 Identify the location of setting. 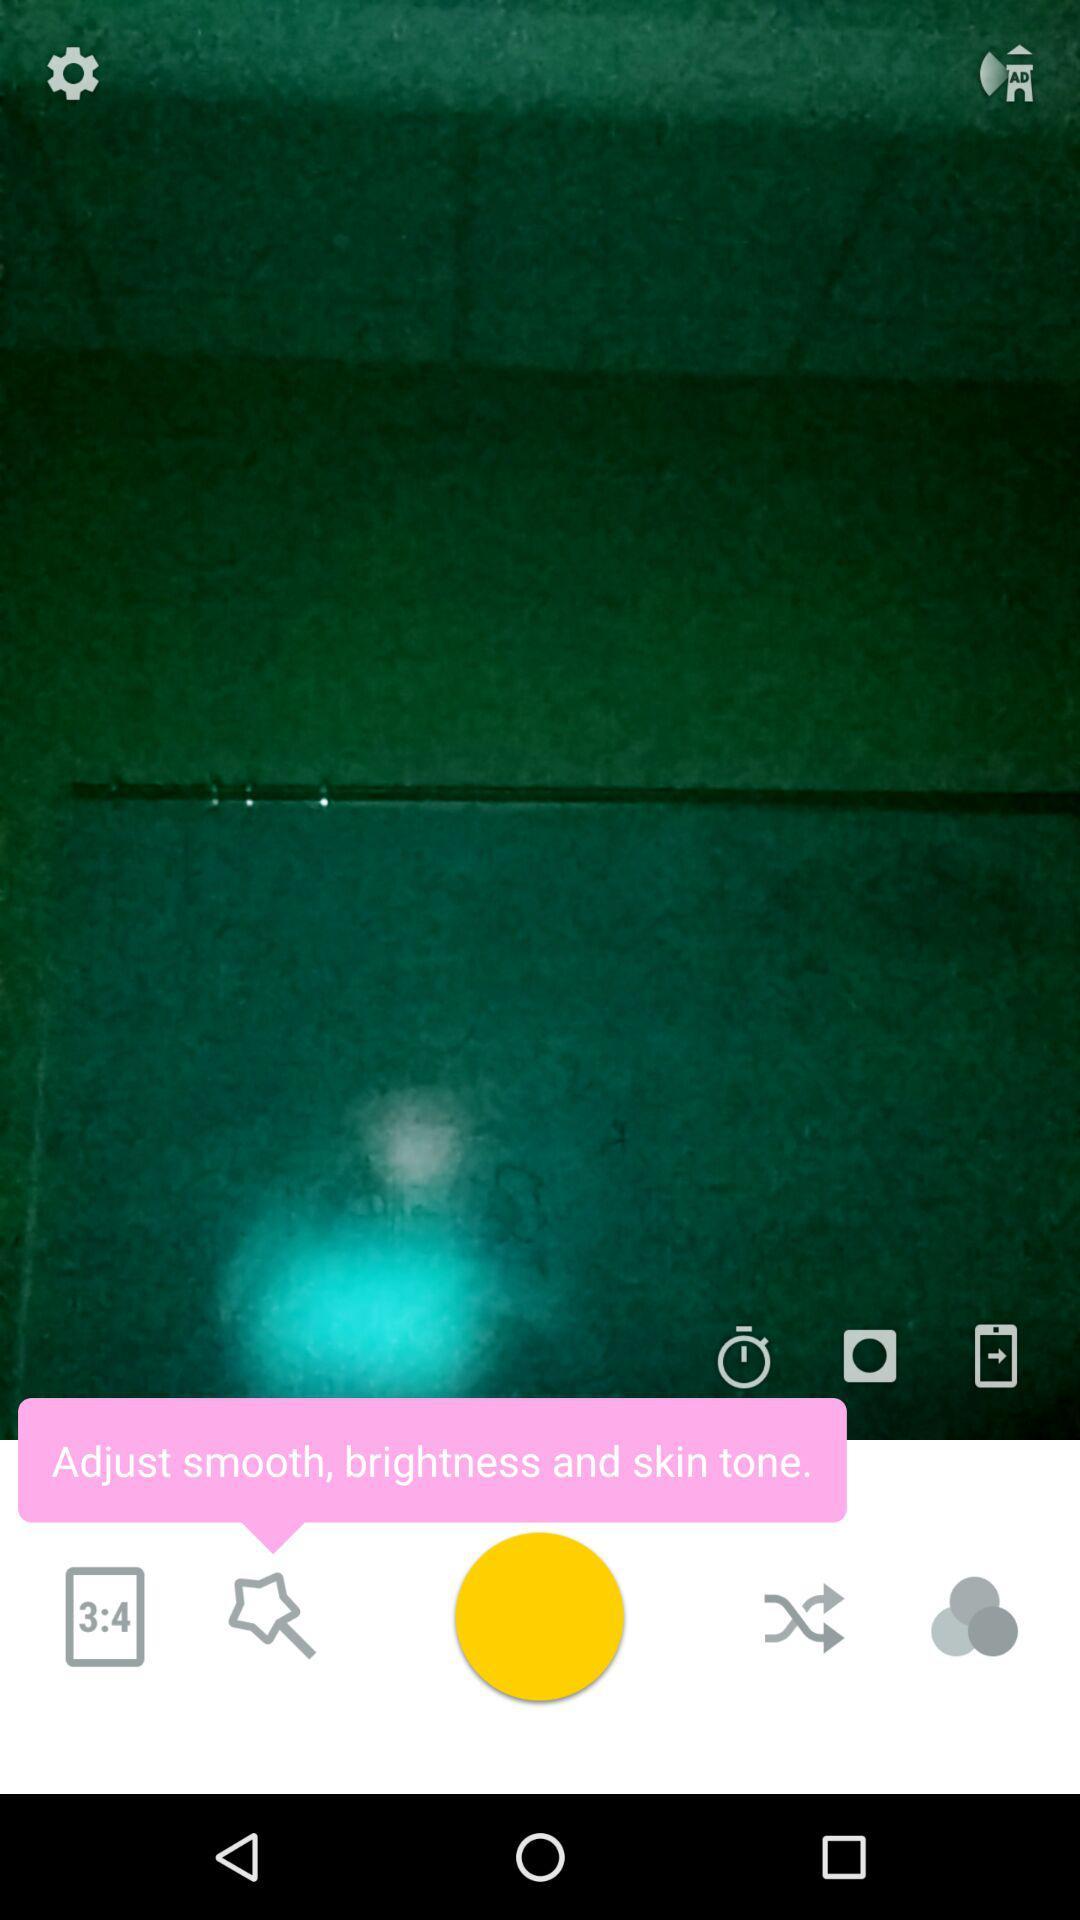
(72, 73).